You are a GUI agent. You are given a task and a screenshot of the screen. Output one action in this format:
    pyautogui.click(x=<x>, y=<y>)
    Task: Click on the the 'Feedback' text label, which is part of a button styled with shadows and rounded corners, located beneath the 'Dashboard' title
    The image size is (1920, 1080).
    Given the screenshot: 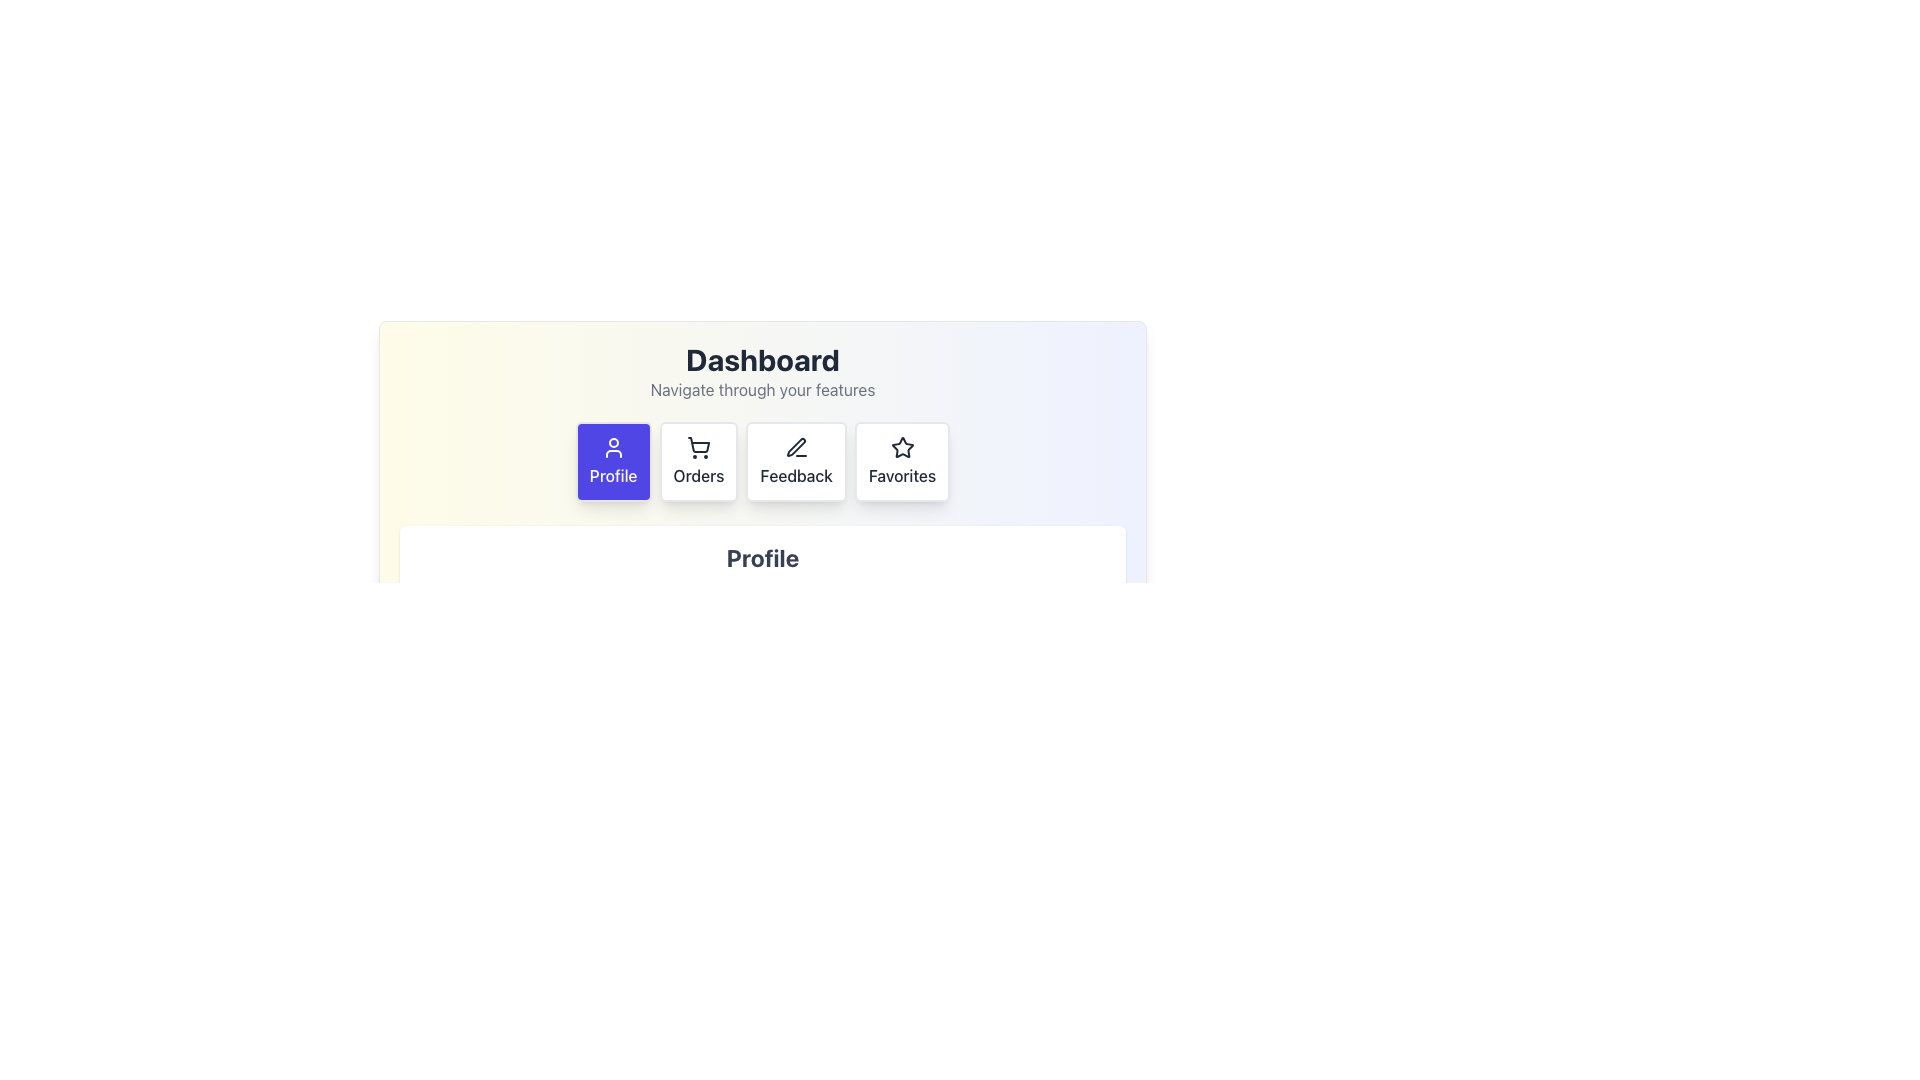 What is the action you would take?
    pyautogui.click(x=795, y=475)
    